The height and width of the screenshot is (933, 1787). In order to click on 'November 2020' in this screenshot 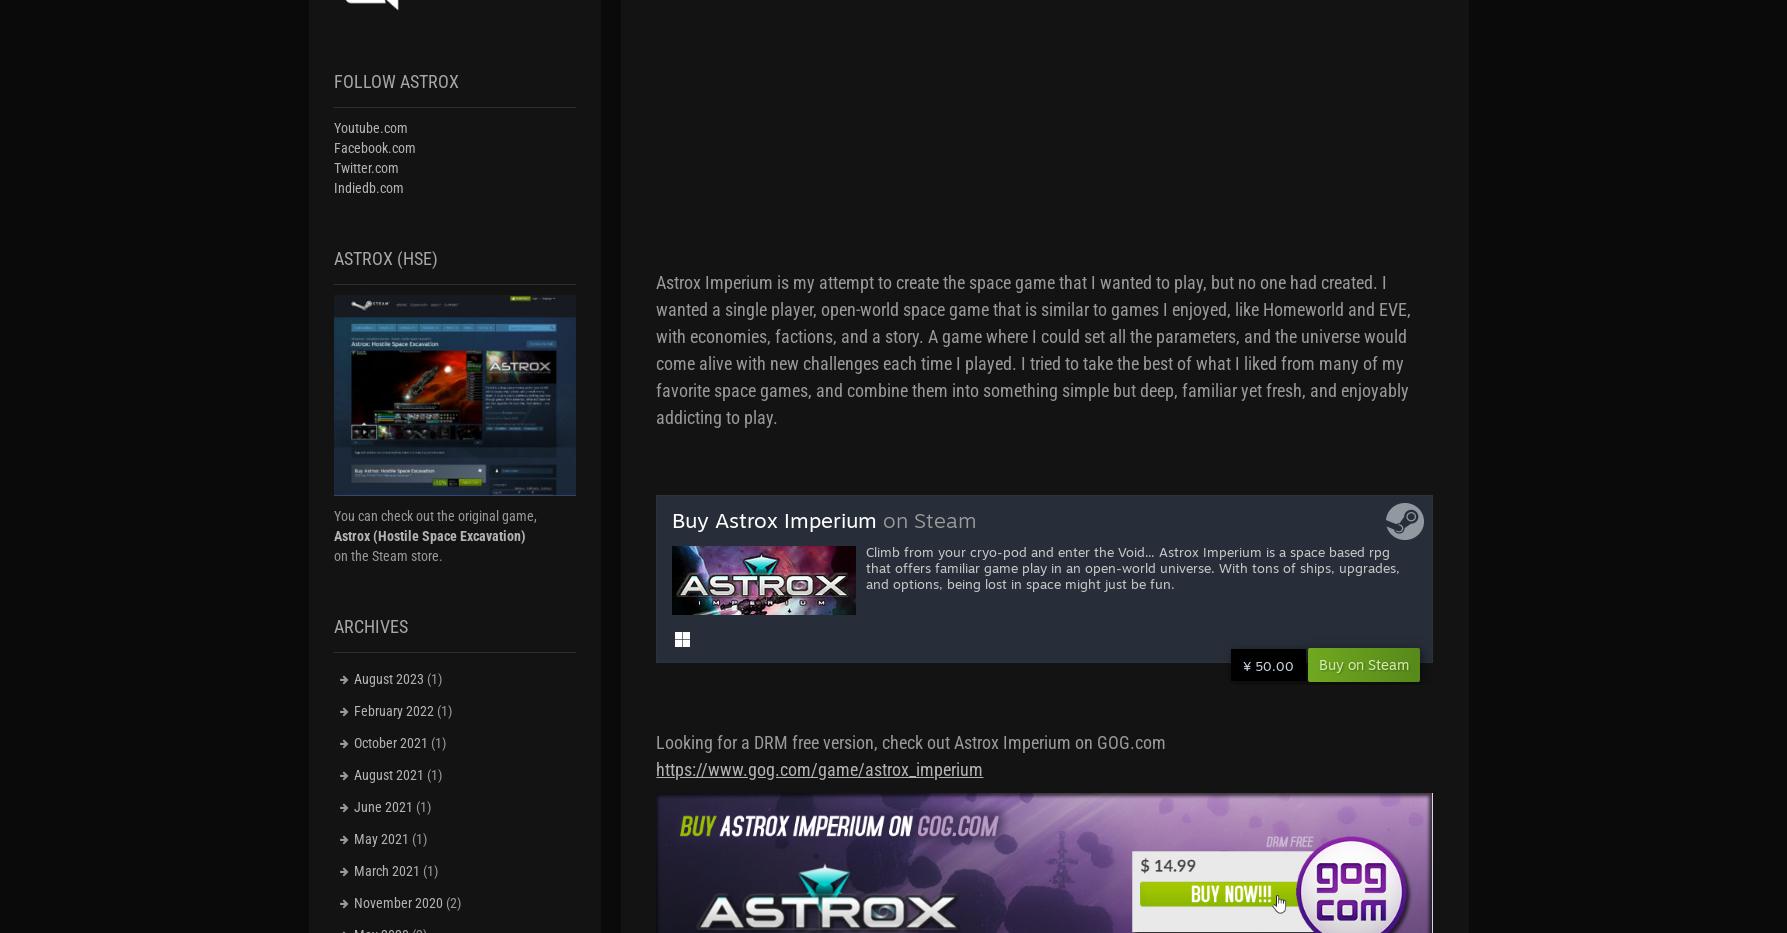, I will do `click(351, 902)`.